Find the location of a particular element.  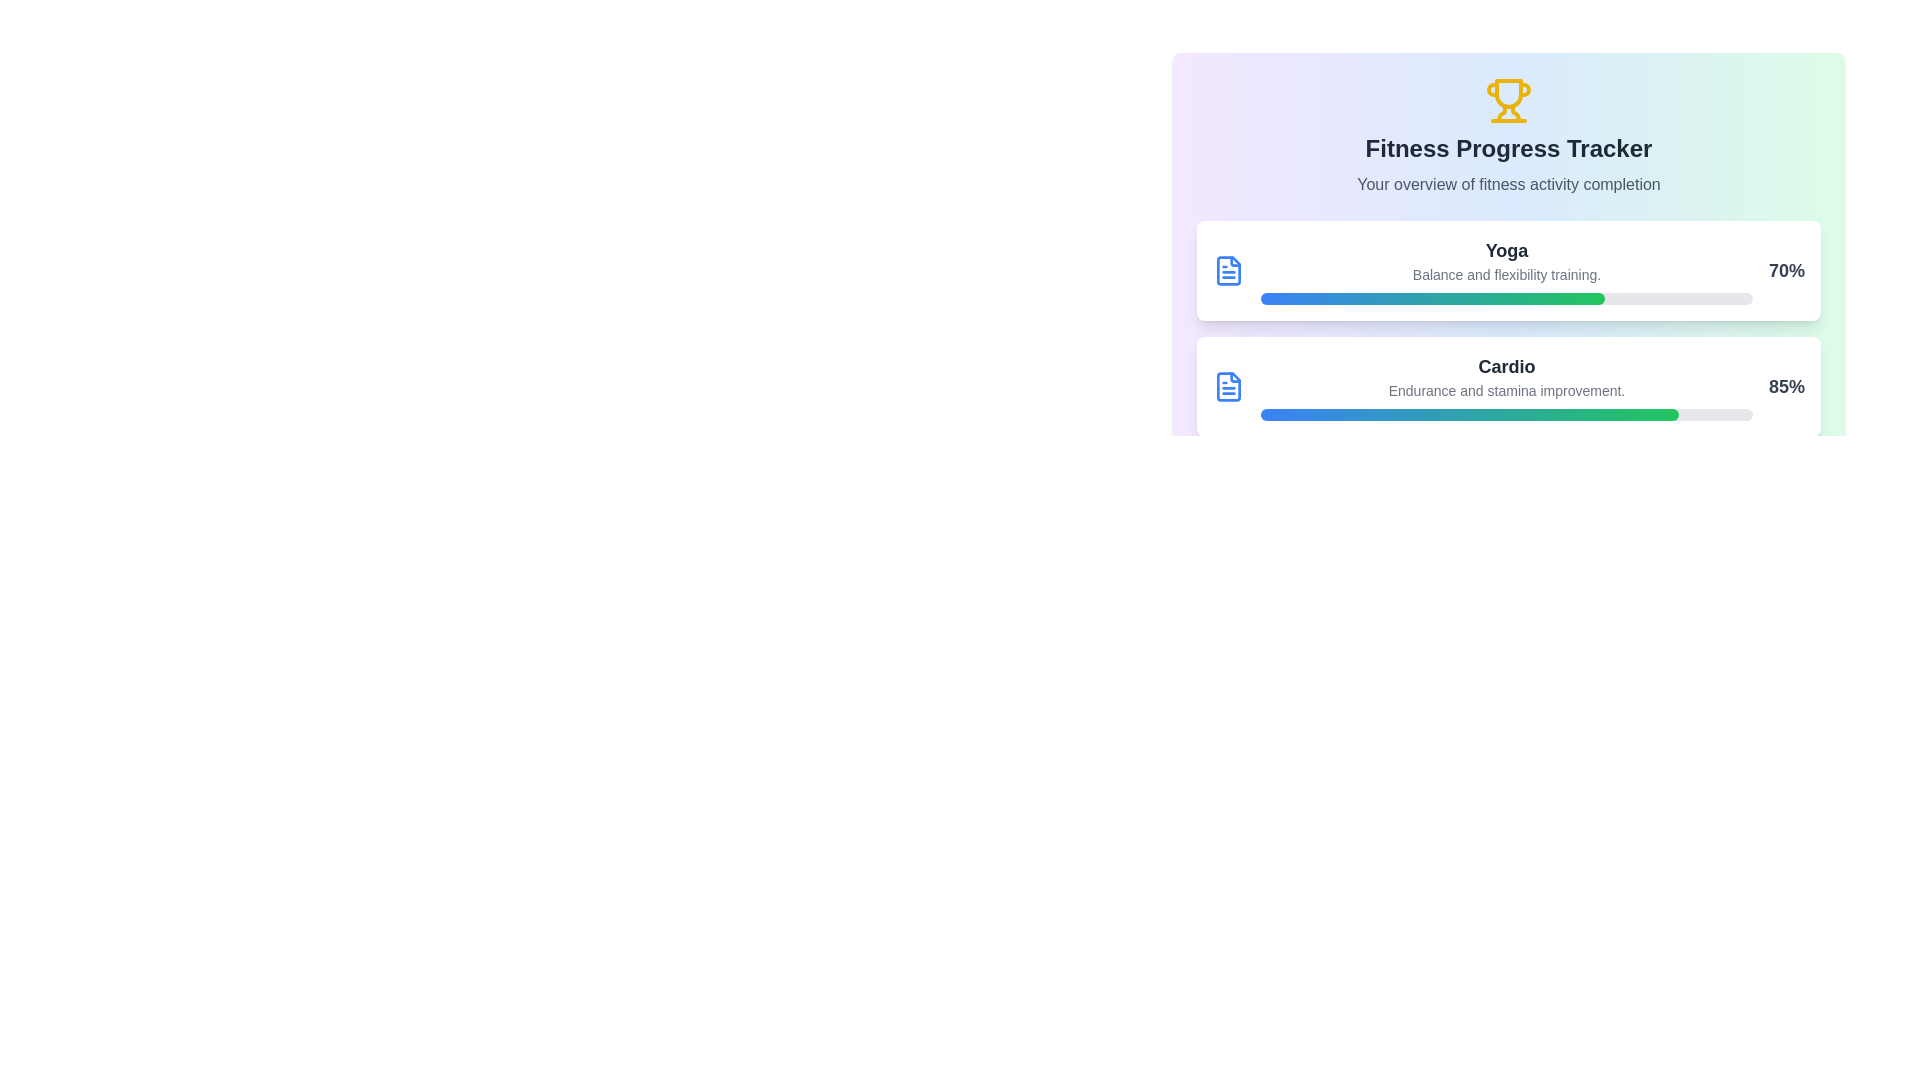

the Text label that serves as the title for the Yoga section, located centrally in the right section of the interface above the description 'Balance and flexibility training.' is located at coordinates (1507, 249).